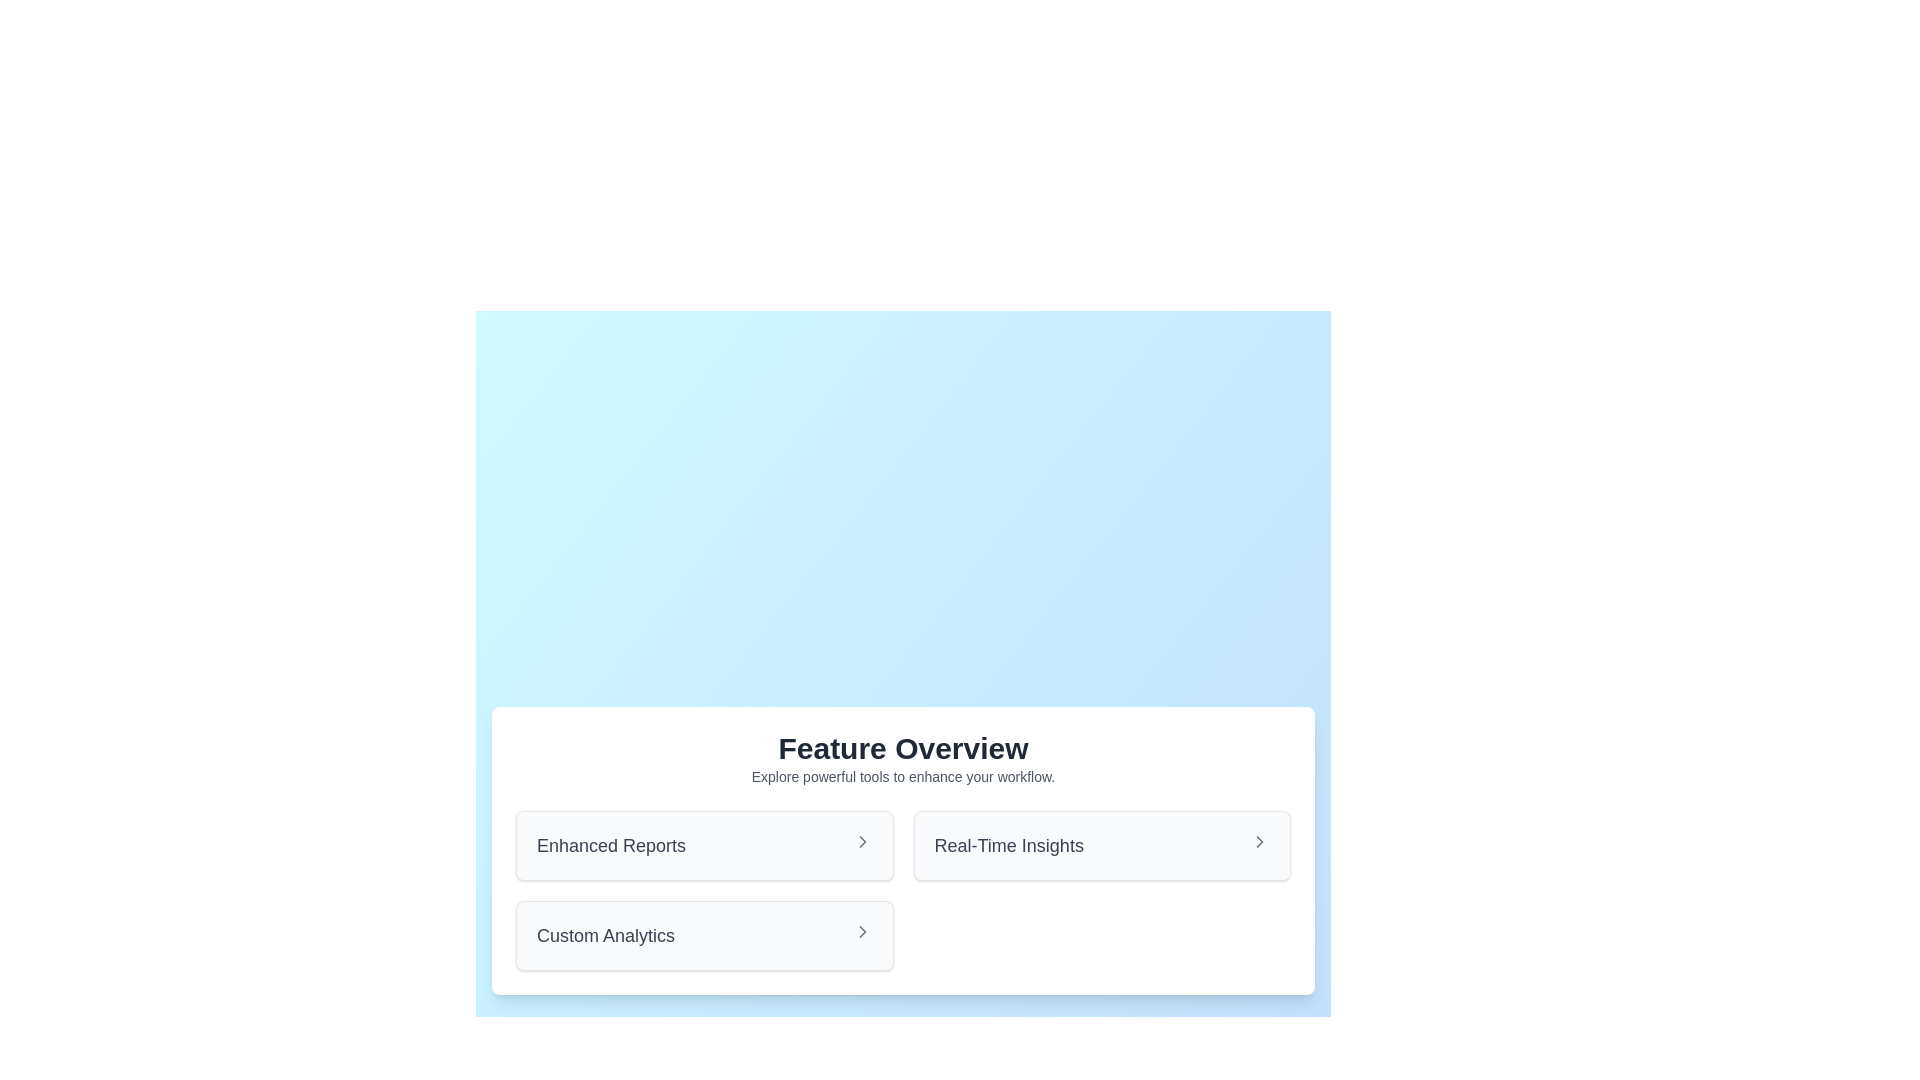 The height and width of the screenshot is (1080, 1920). Describe the element at coordinates (610, 845) in the screenshot. I see `the 'Enhanced Reports' text label located under the 'Feature Overview' section` at that location.